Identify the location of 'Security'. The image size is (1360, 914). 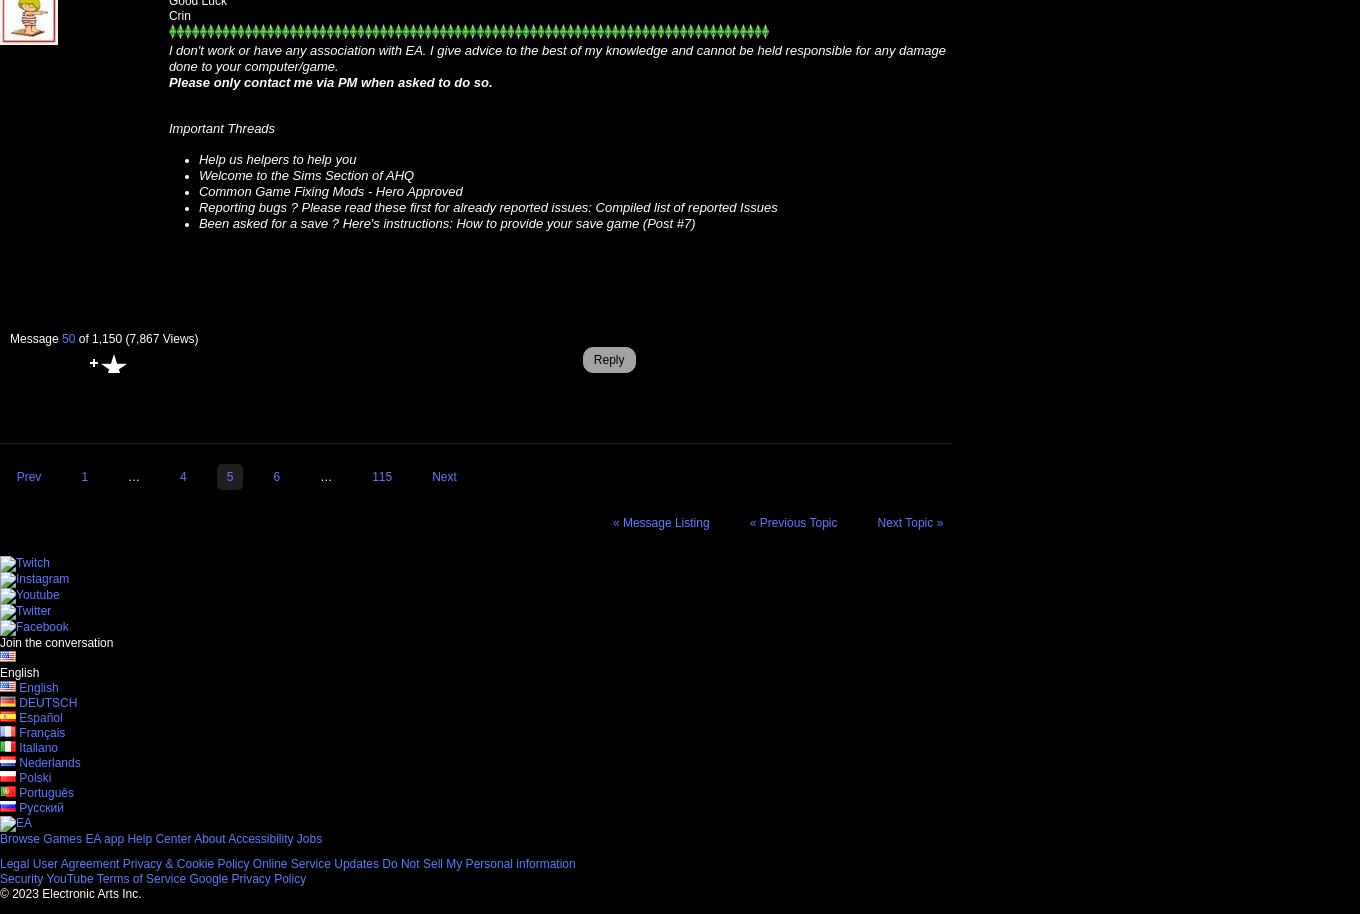
(21, 877).